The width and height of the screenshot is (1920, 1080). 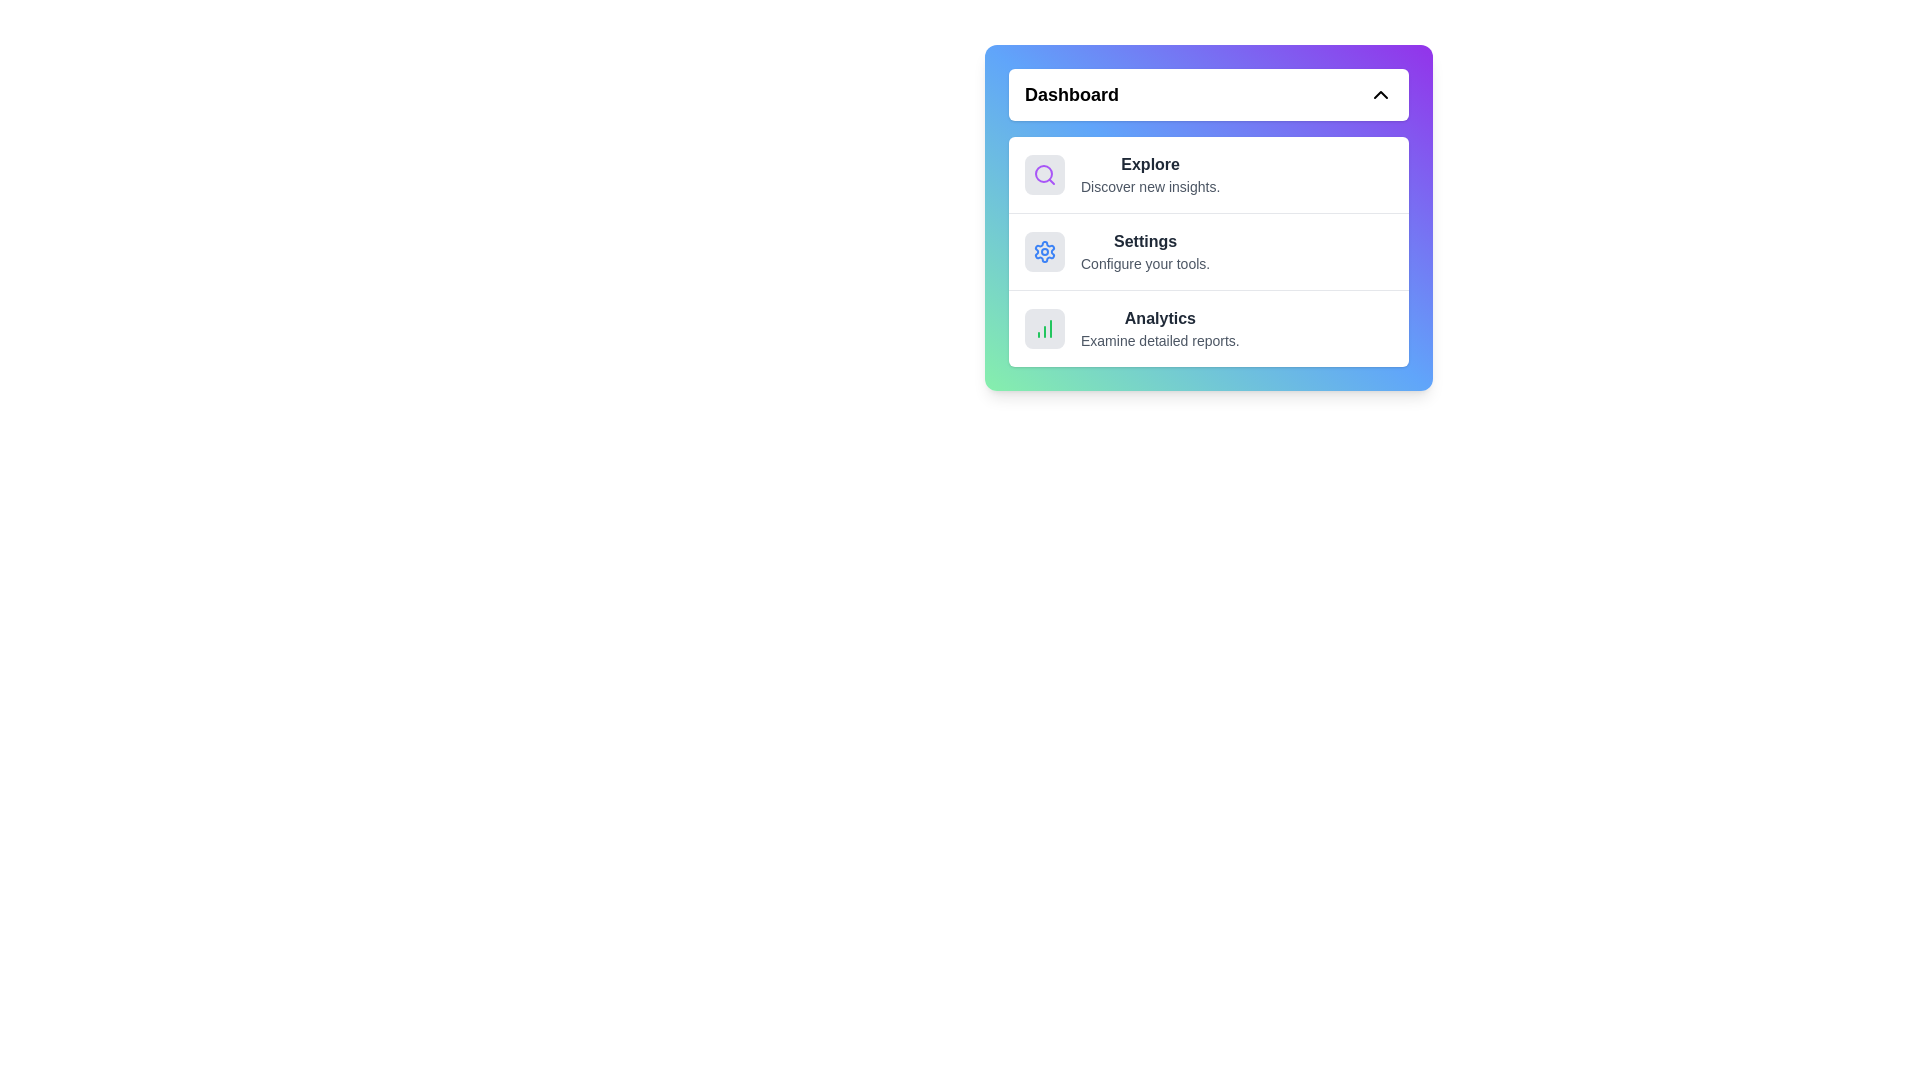 What do you see at coordinates (1208, 173) in the screenshot?
I see `the menu item corresponding to Explore` at bounding box center [1208, 173].